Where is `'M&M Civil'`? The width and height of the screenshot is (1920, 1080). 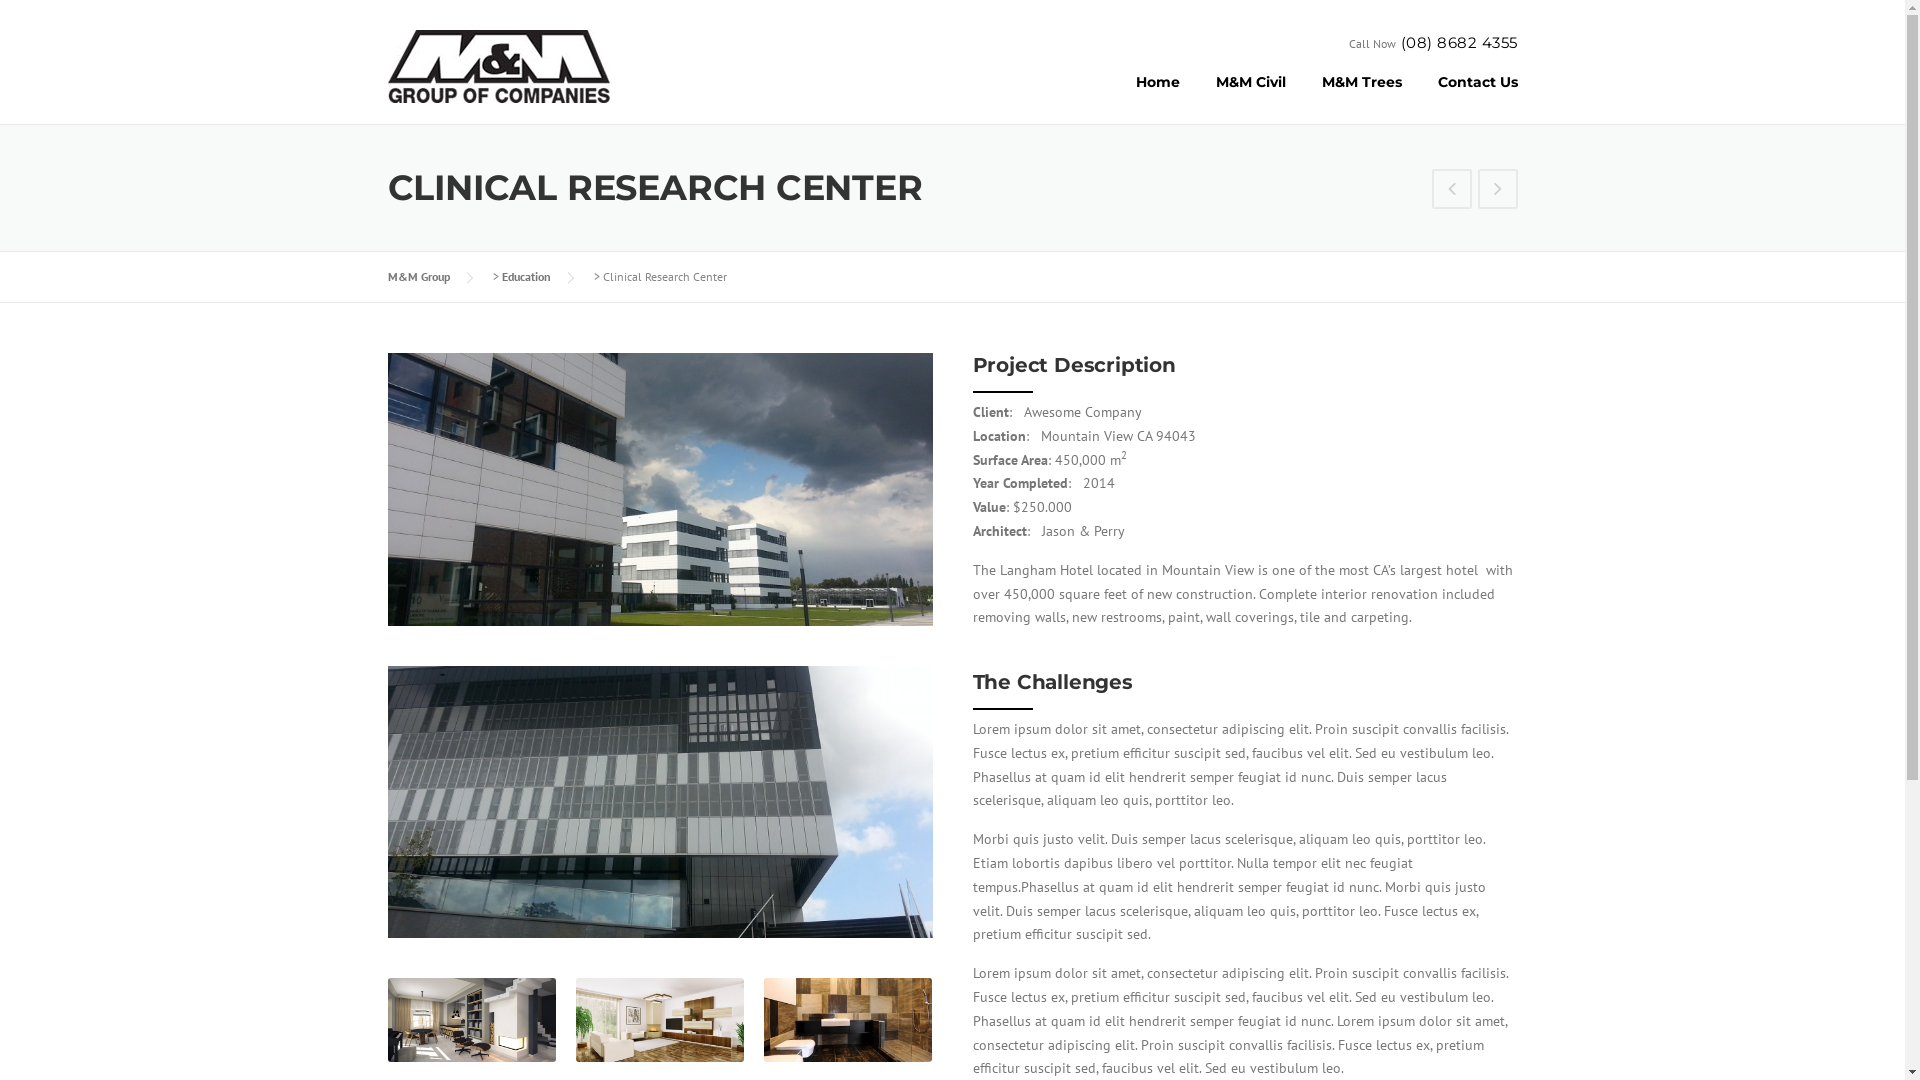 'M&M Civil' is located at coordinates (1198, 96).